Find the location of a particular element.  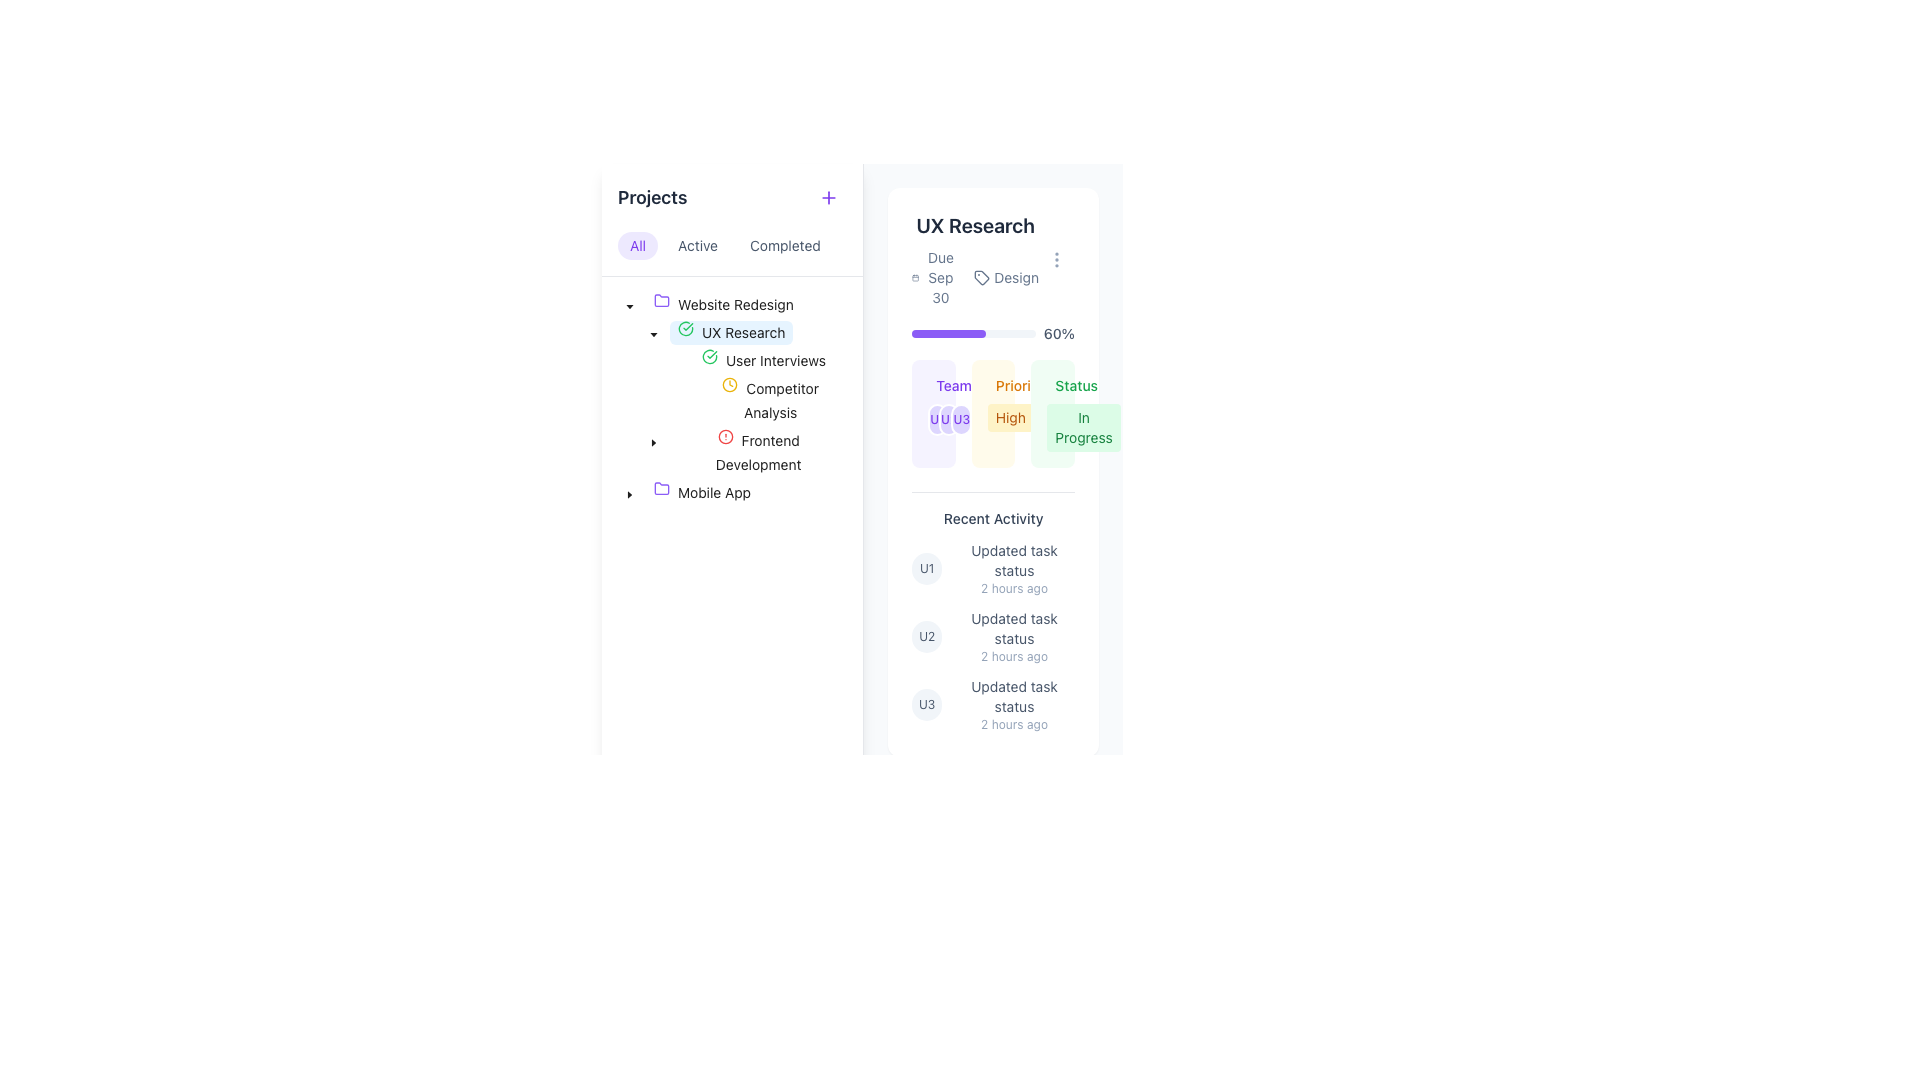

the topmost list item in the Recent Activity section labeled 'UX Research' is located at coordinates (993, 569).